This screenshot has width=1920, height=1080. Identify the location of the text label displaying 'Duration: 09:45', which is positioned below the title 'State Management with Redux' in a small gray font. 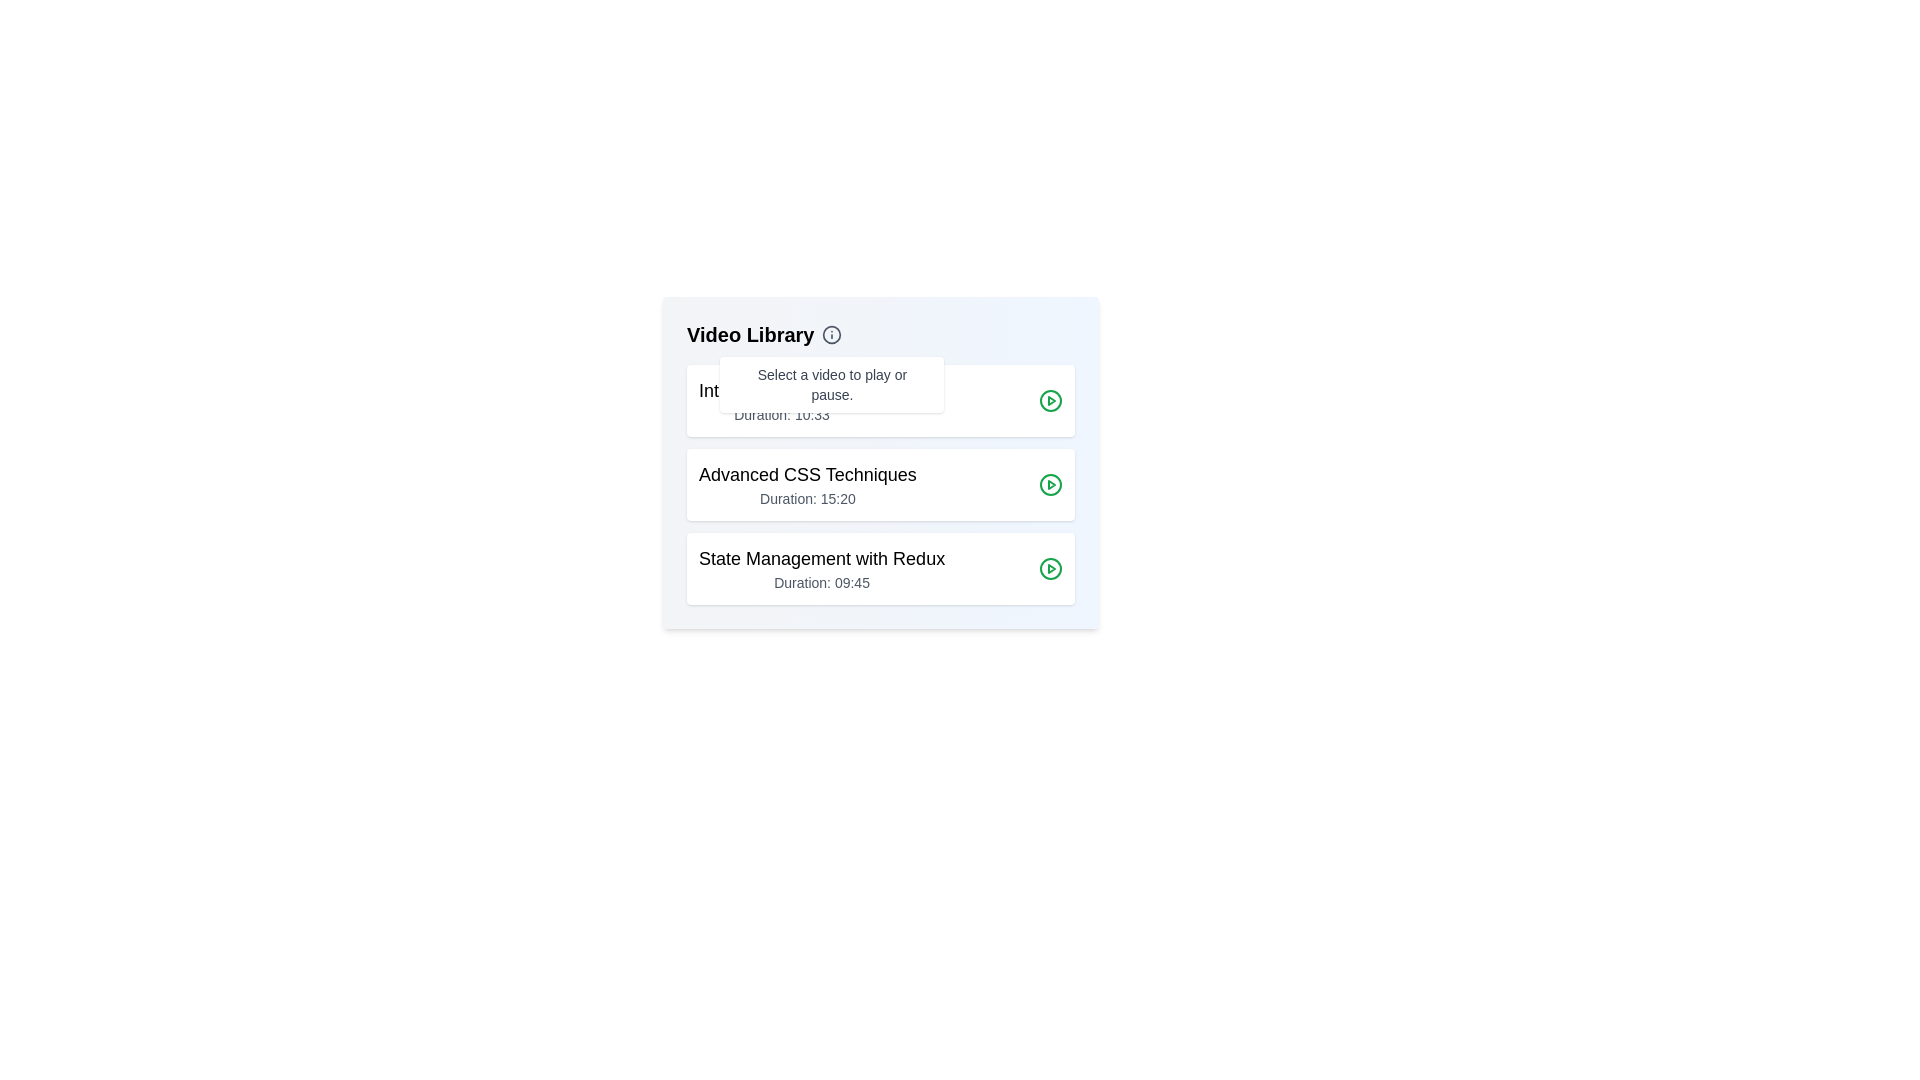
(822, 582).